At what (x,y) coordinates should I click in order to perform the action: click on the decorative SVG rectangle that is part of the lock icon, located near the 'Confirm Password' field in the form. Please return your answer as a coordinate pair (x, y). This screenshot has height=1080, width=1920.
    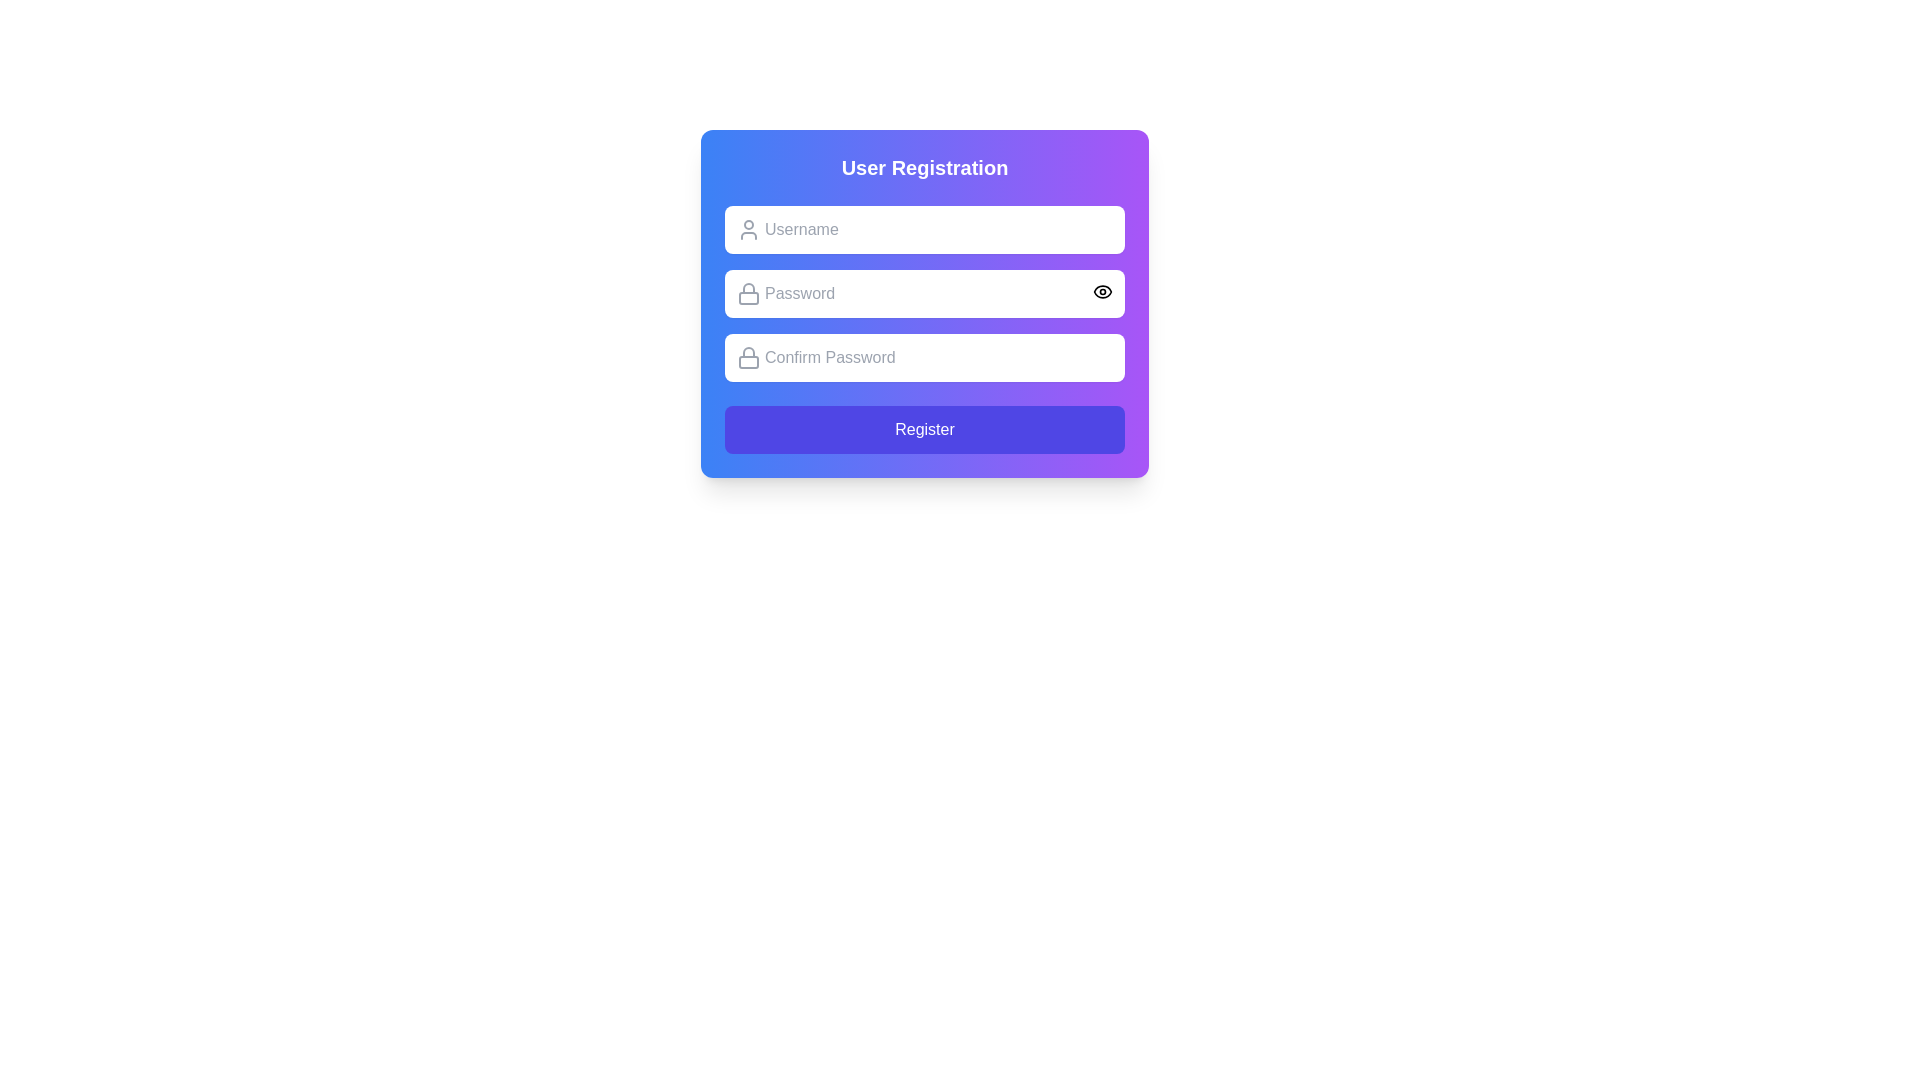
    Looking at the image, I should click on (747, 362).